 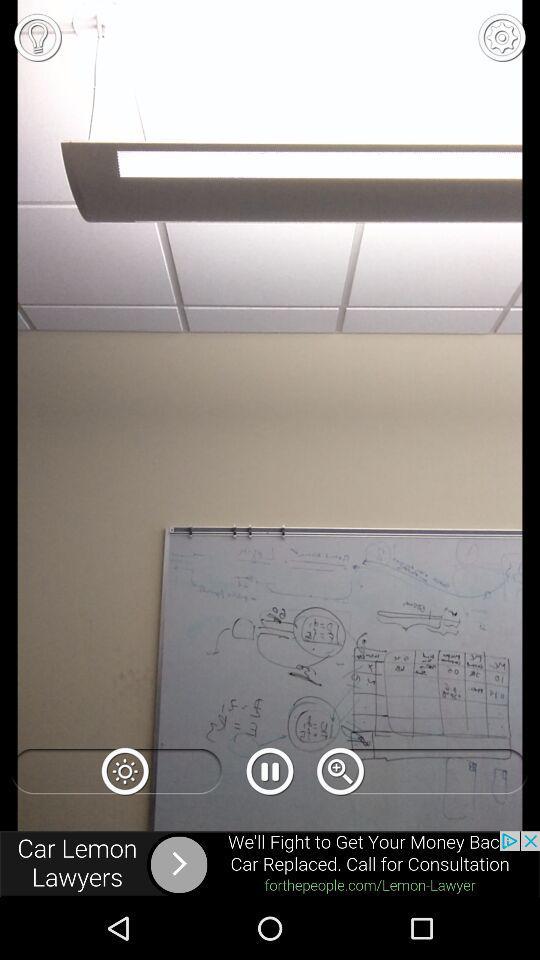 What do you see at coordinates (501, 36) in the screenshot?
I see `the settings icon` at bounding box center [501, 36].